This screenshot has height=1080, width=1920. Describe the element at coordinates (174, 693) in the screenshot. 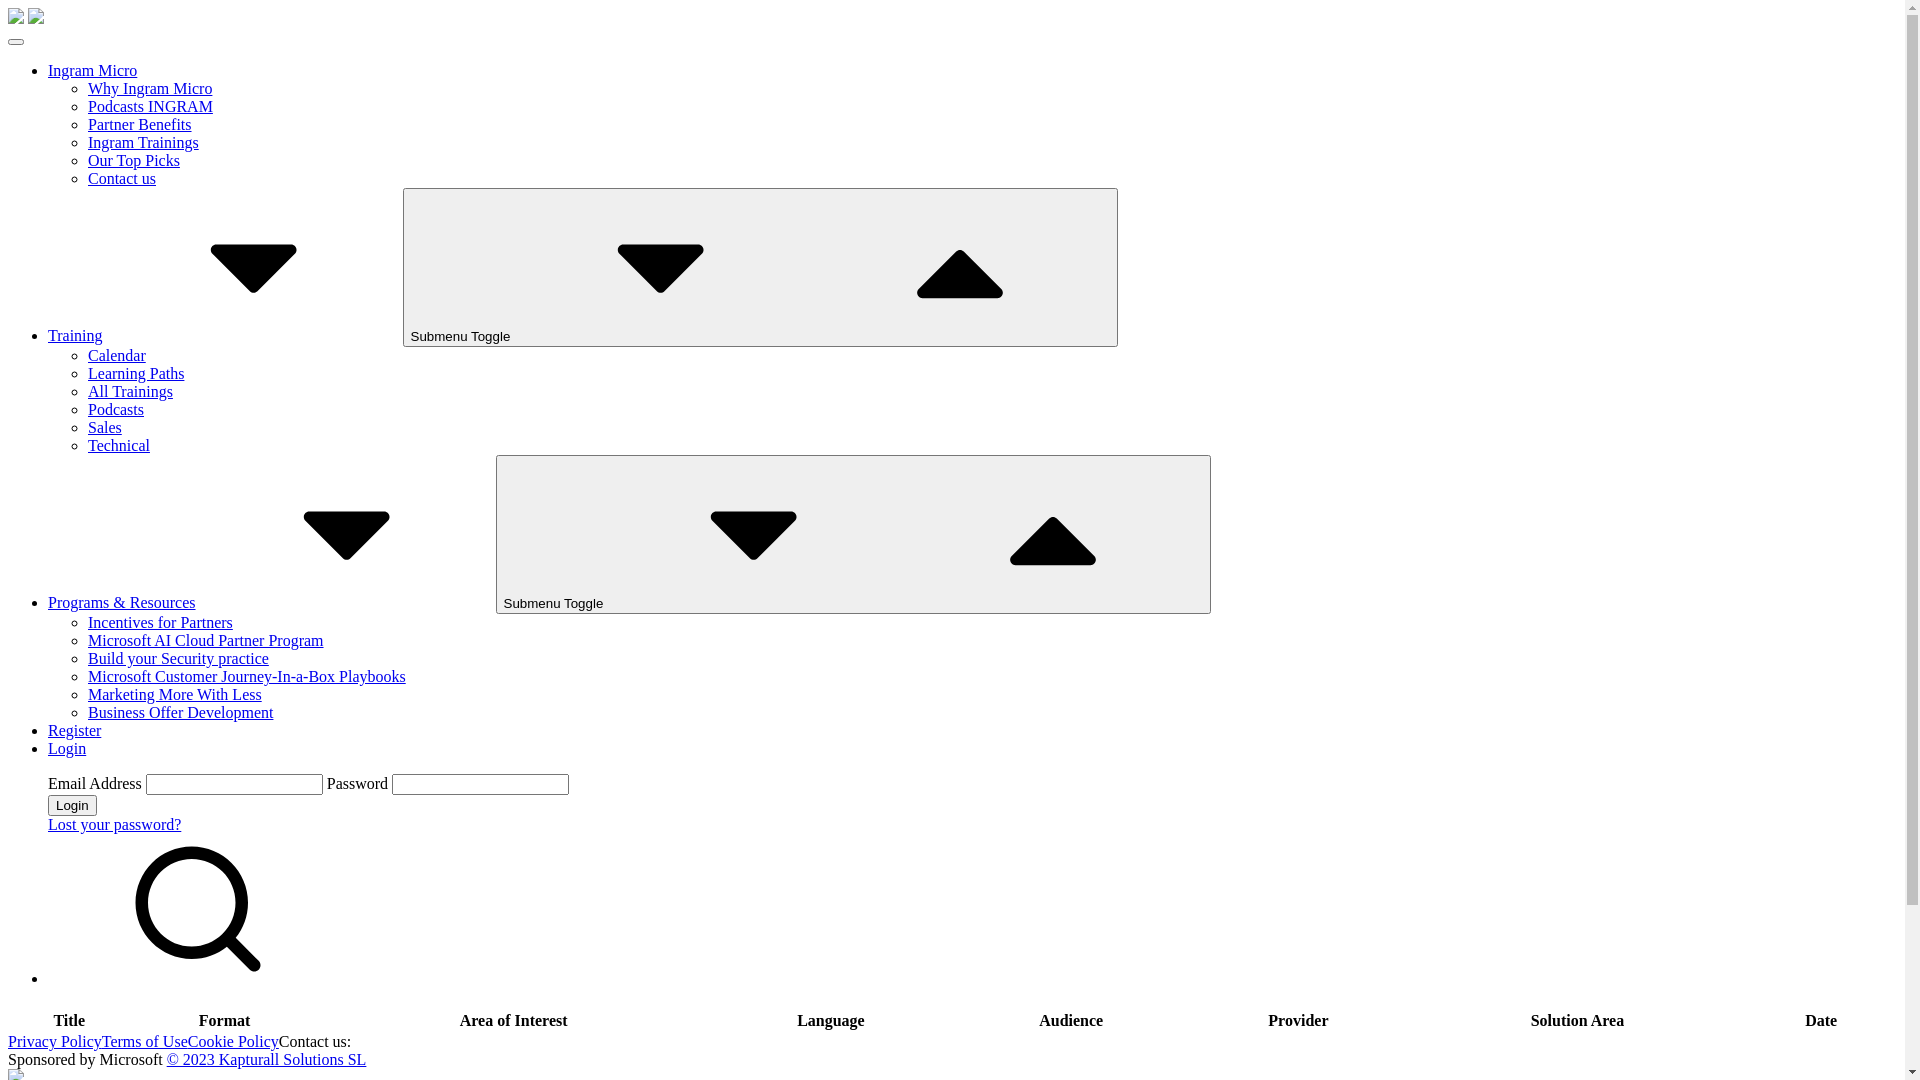

I see `'Marketing More With Less'` at that location.